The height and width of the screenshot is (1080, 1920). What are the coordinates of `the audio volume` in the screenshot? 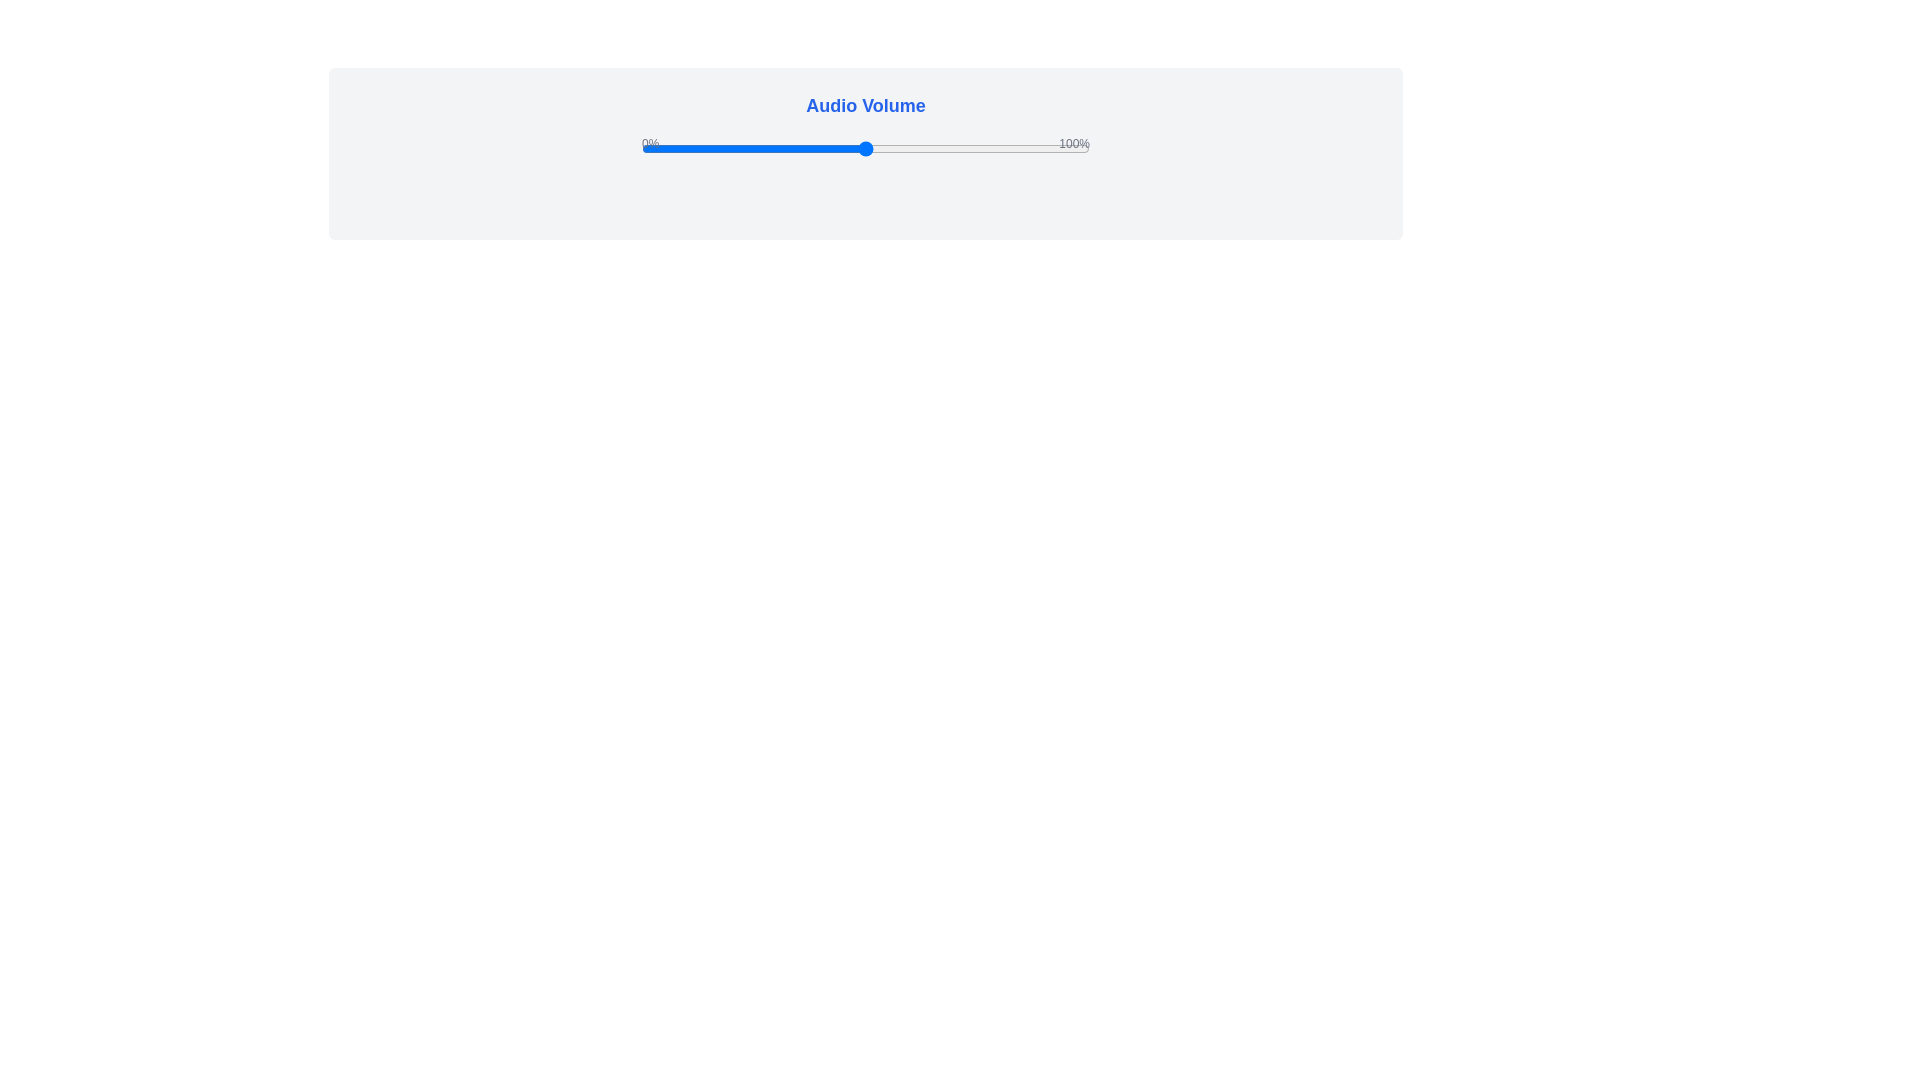 It's located at (1018, 148).